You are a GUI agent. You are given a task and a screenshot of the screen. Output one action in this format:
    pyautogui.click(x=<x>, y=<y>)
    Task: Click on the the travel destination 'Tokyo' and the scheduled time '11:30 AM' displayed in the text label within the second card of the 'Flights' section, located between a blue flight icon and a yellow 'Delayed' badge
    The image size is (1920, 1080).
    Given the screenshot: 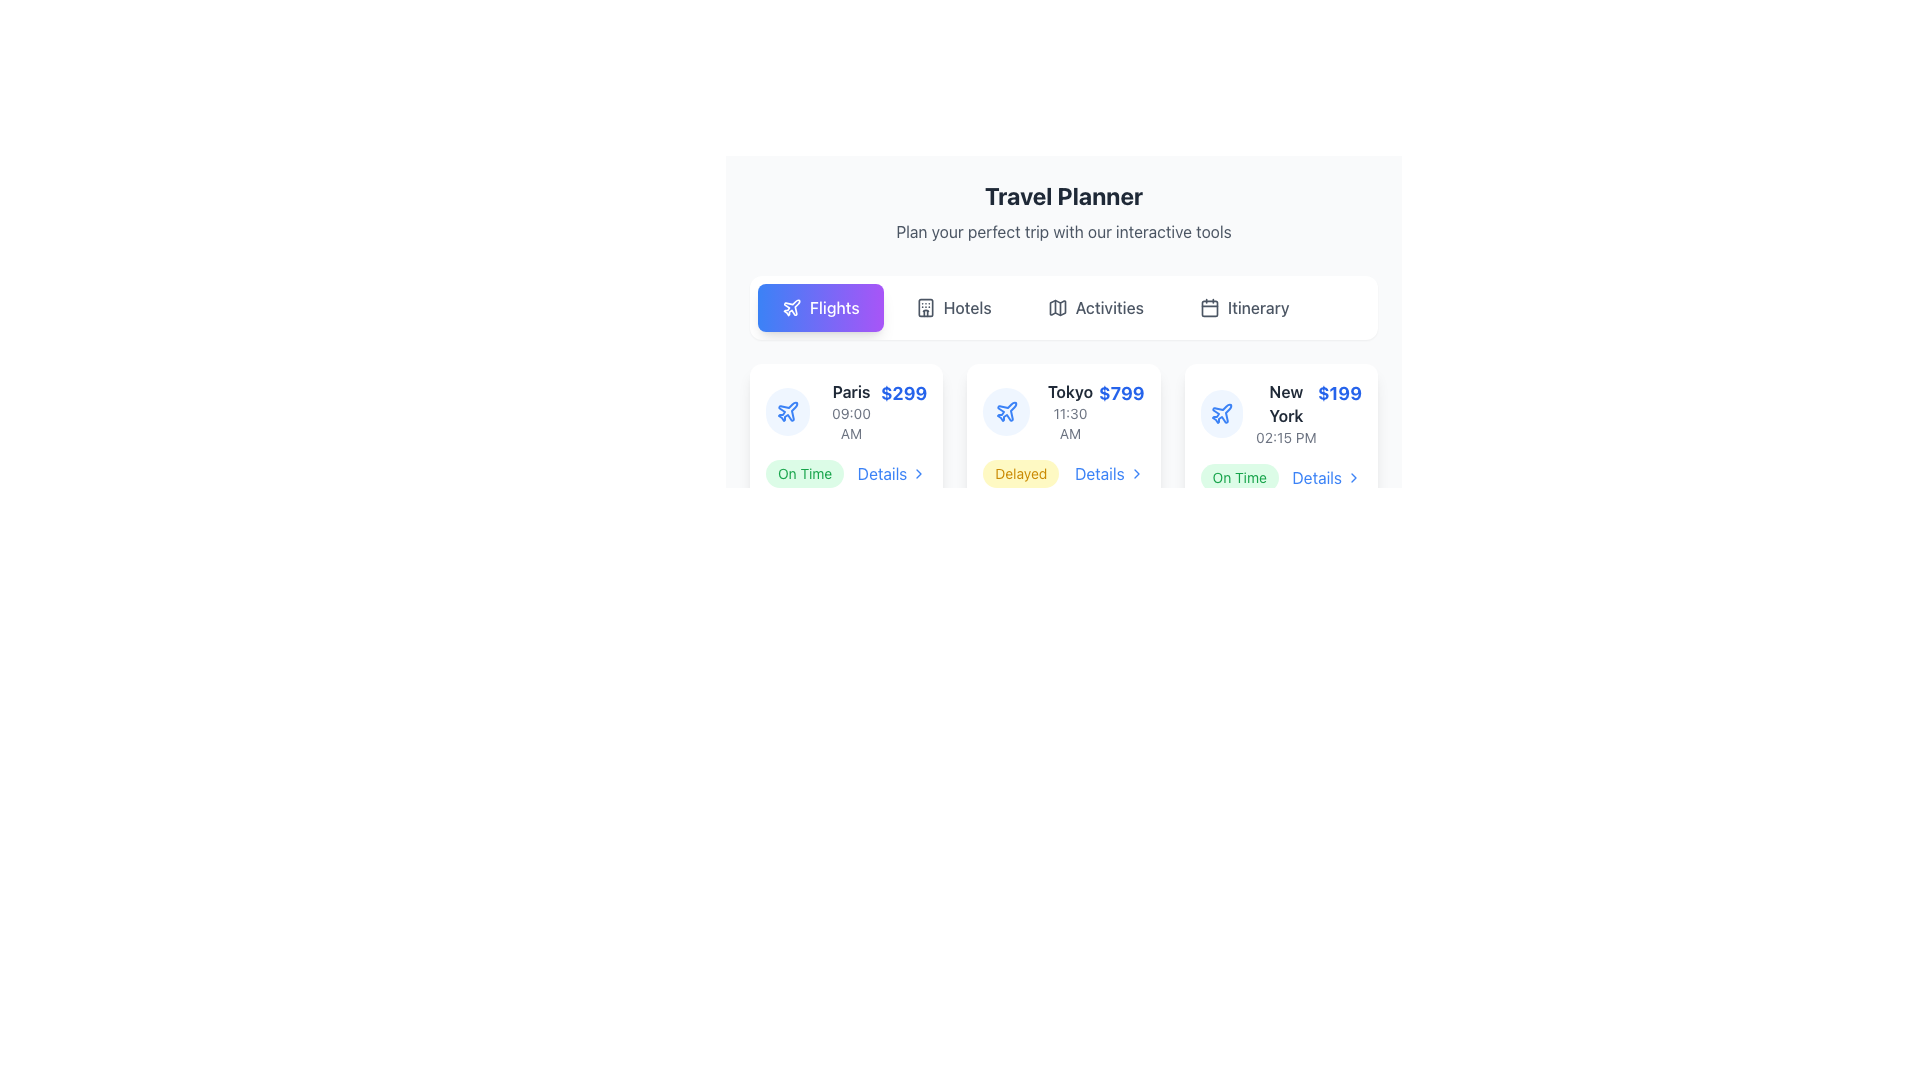 What is the action you would take?
    pyautogui.click(x=1069, y=411)
    